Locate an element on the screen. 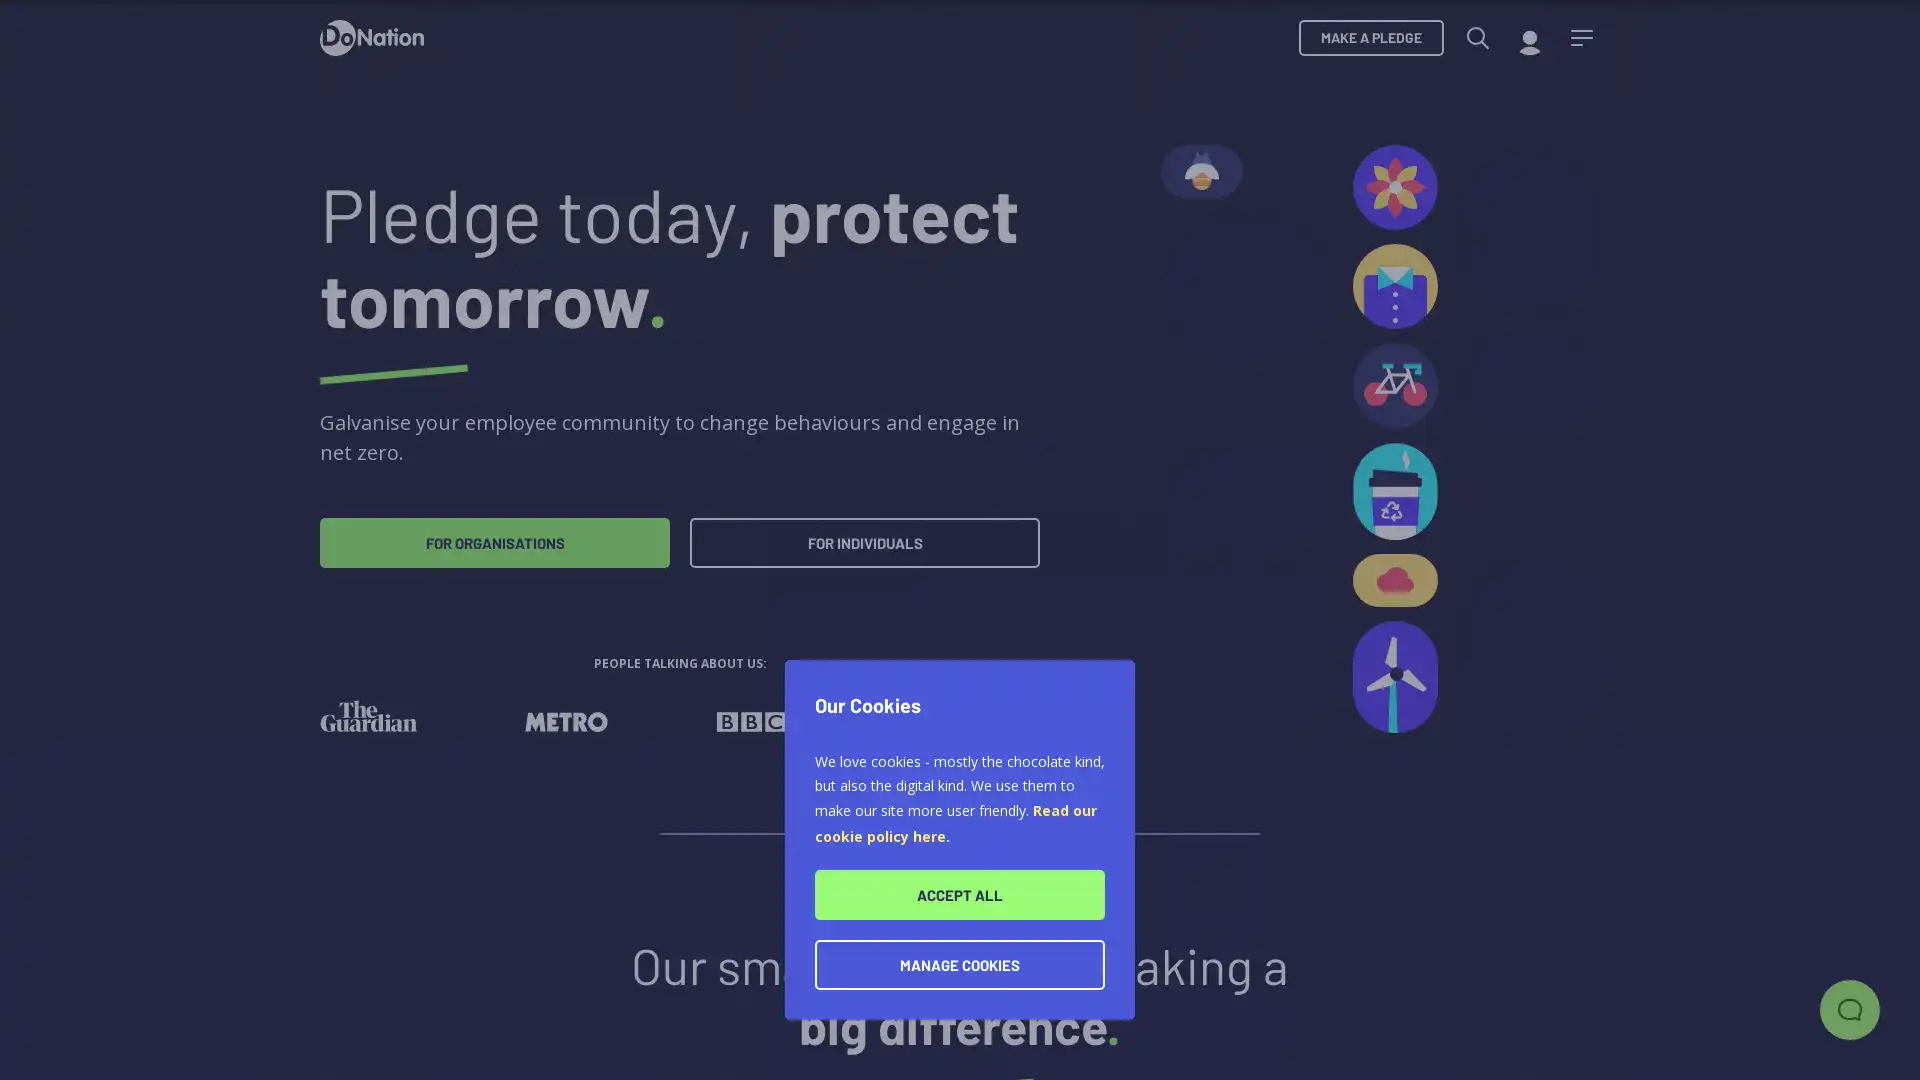 The image size is (1920, 1080). Search is located at coordinates (1478, 38).